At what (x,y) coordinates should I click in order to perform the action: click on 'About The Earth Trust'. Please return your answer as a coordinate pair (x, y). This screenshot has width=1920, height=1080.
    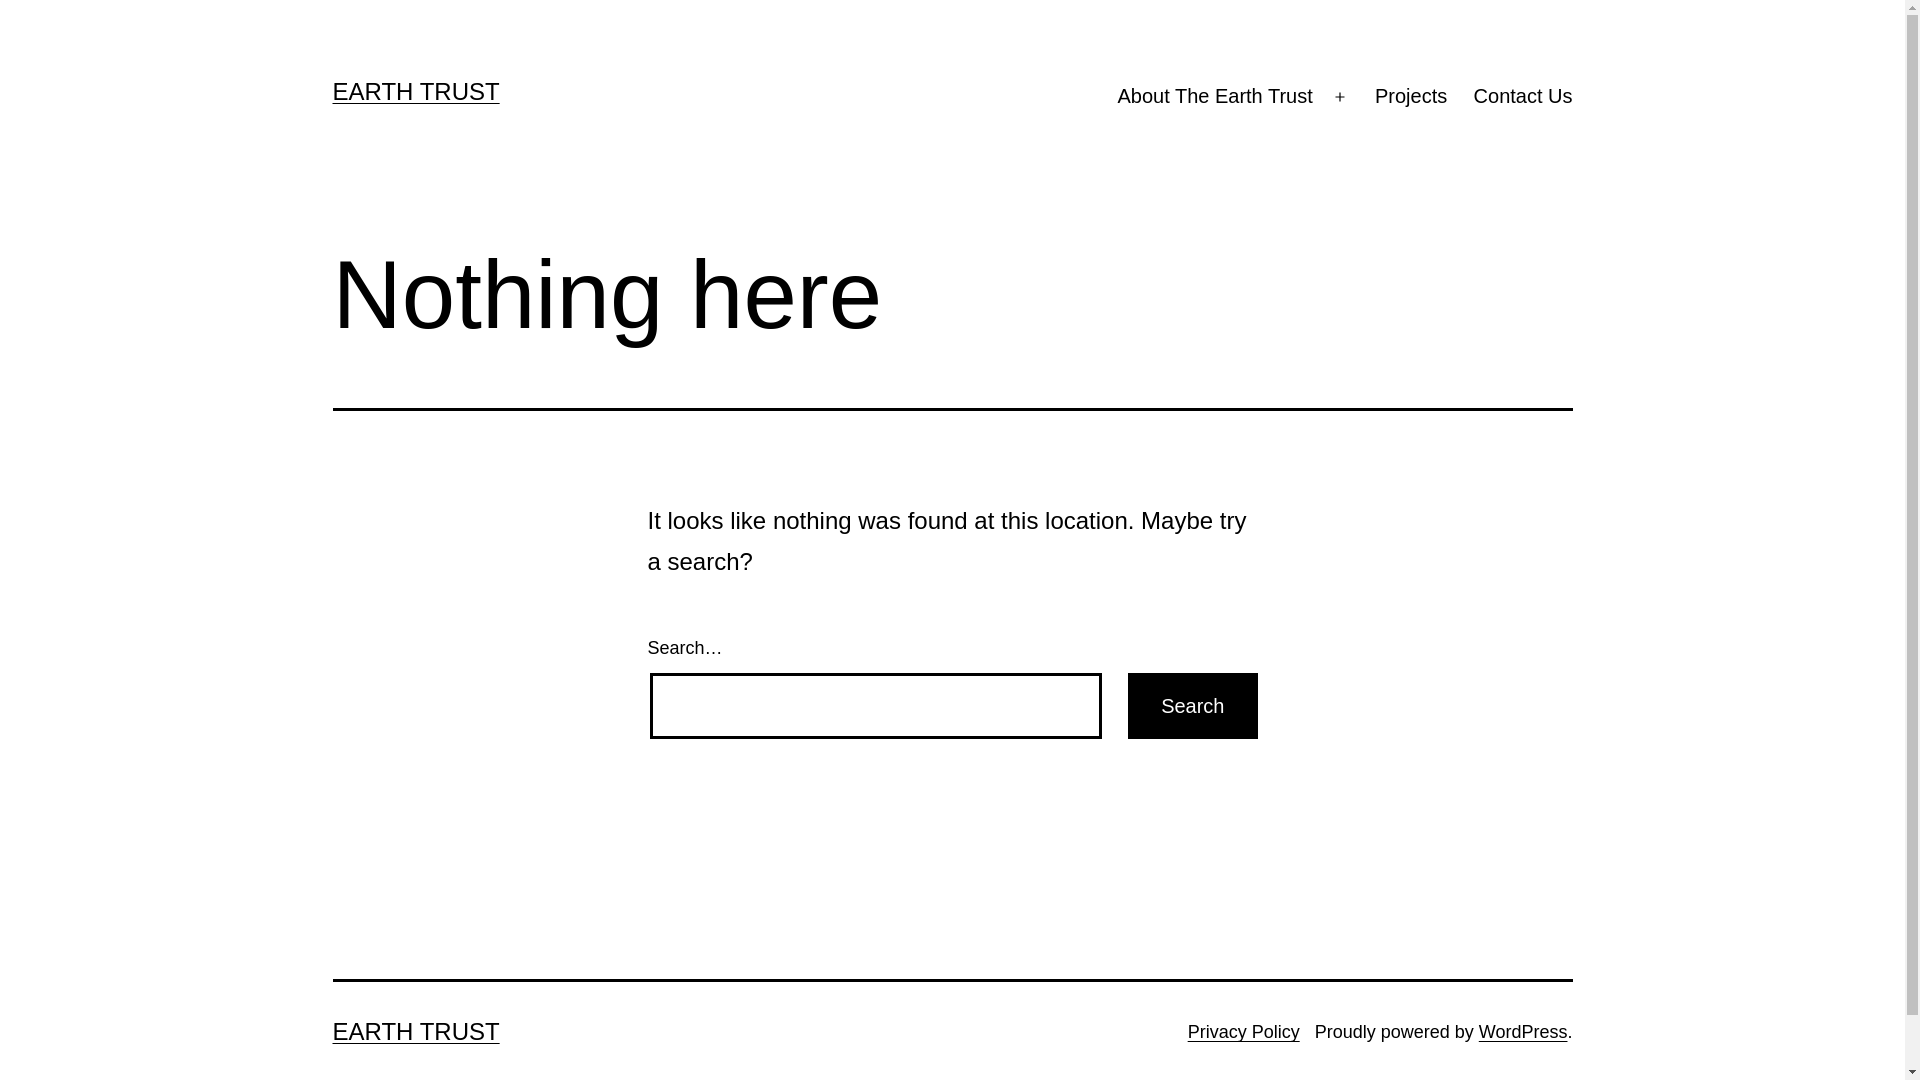
    Looking at the image, I should click on (1213, 96).